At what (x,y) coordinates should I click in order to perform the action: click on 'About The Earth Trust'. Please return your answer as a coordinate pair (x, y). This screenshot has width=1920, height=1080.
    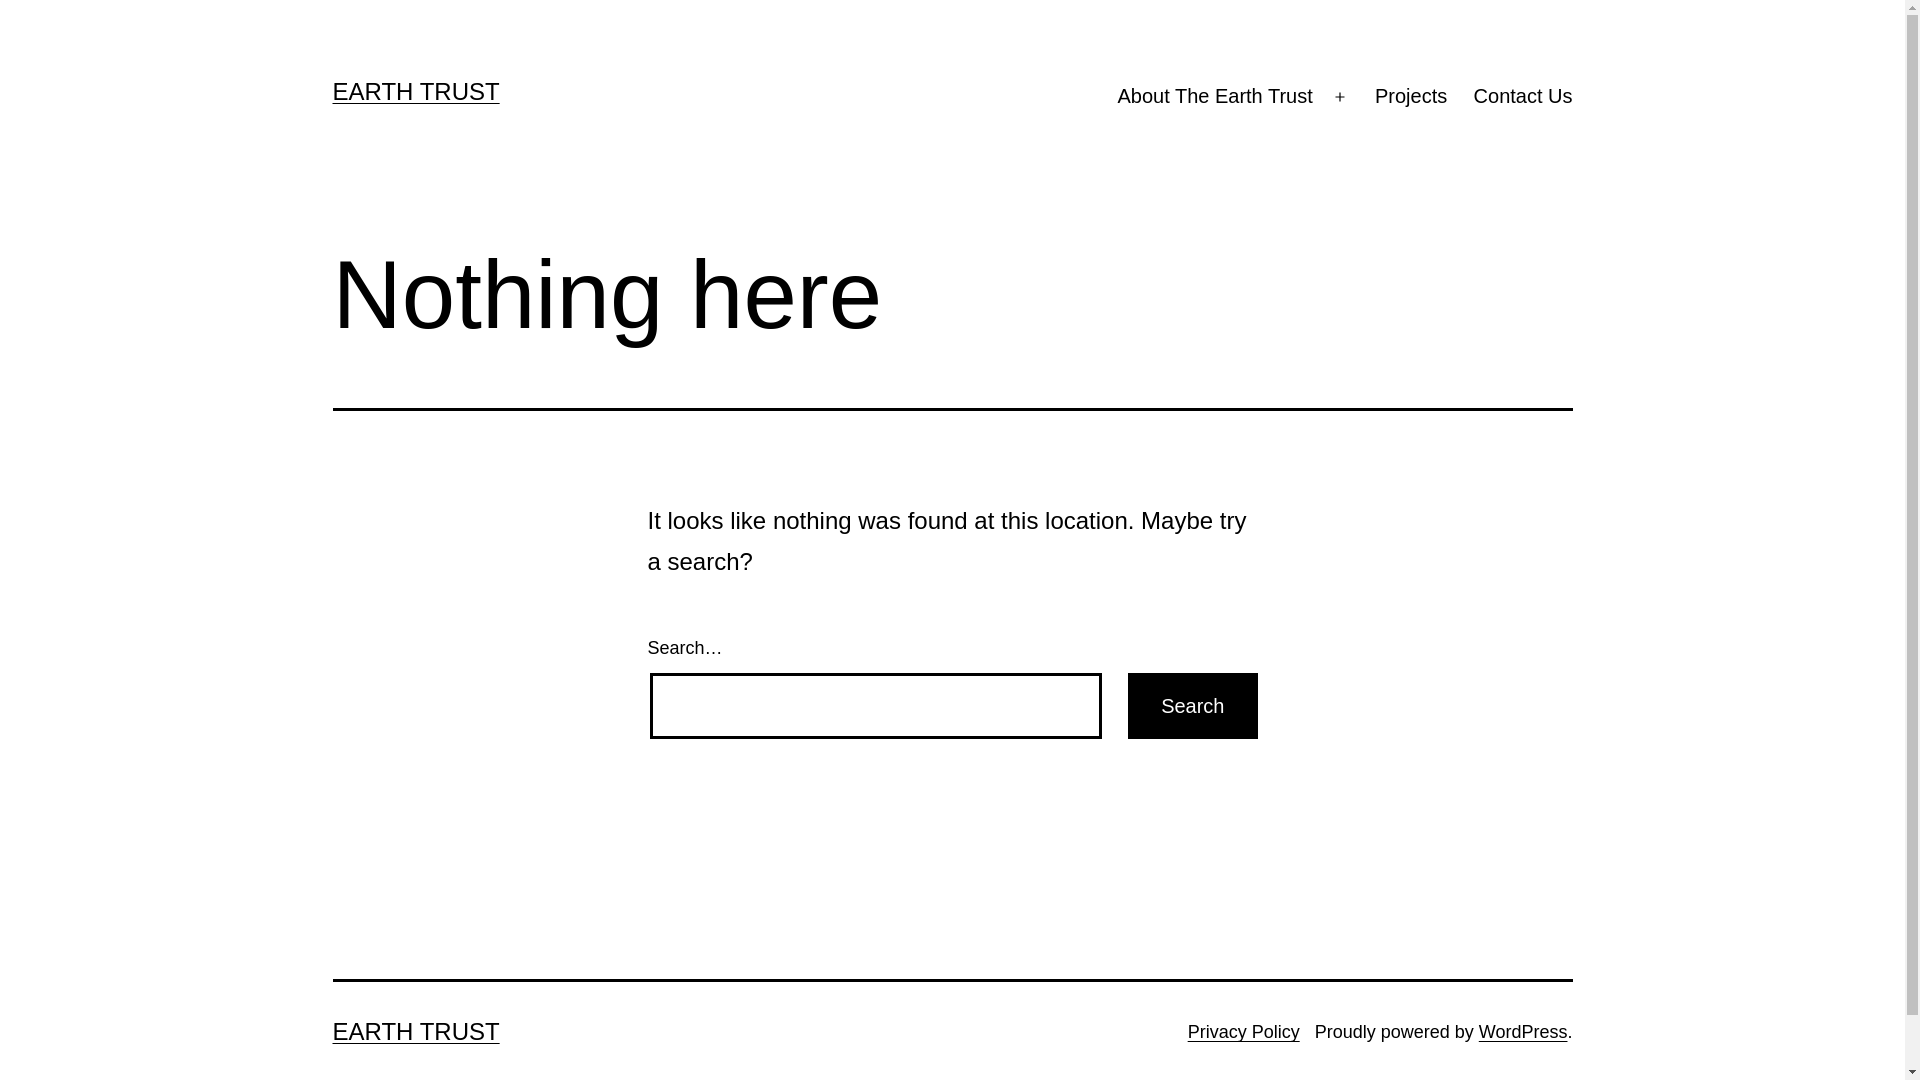
    Looking at the image, I should click on (1213, 96).